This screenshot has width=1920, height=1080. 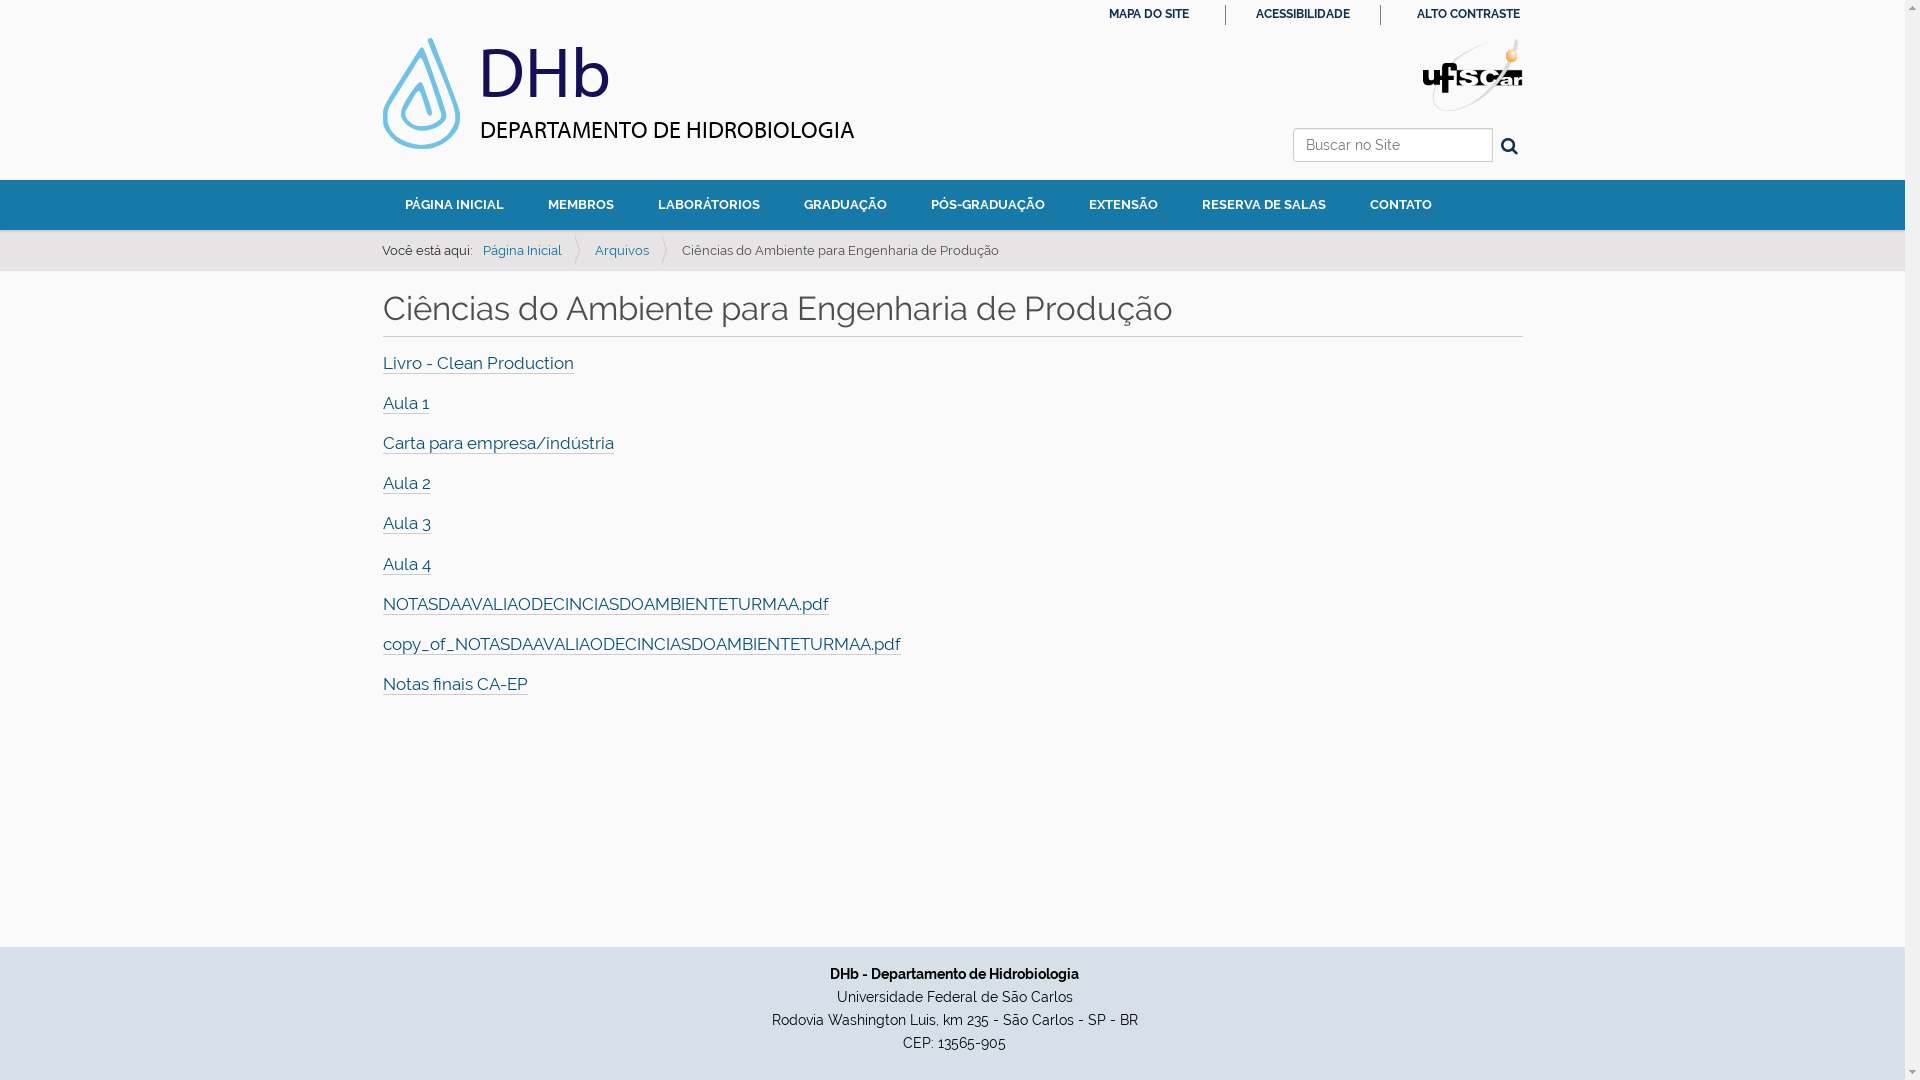 What do you see at coordinates (1147, 14) in the screenshot?
I see `'MAPA DO SITE'` at bounding box center [1147, 14].